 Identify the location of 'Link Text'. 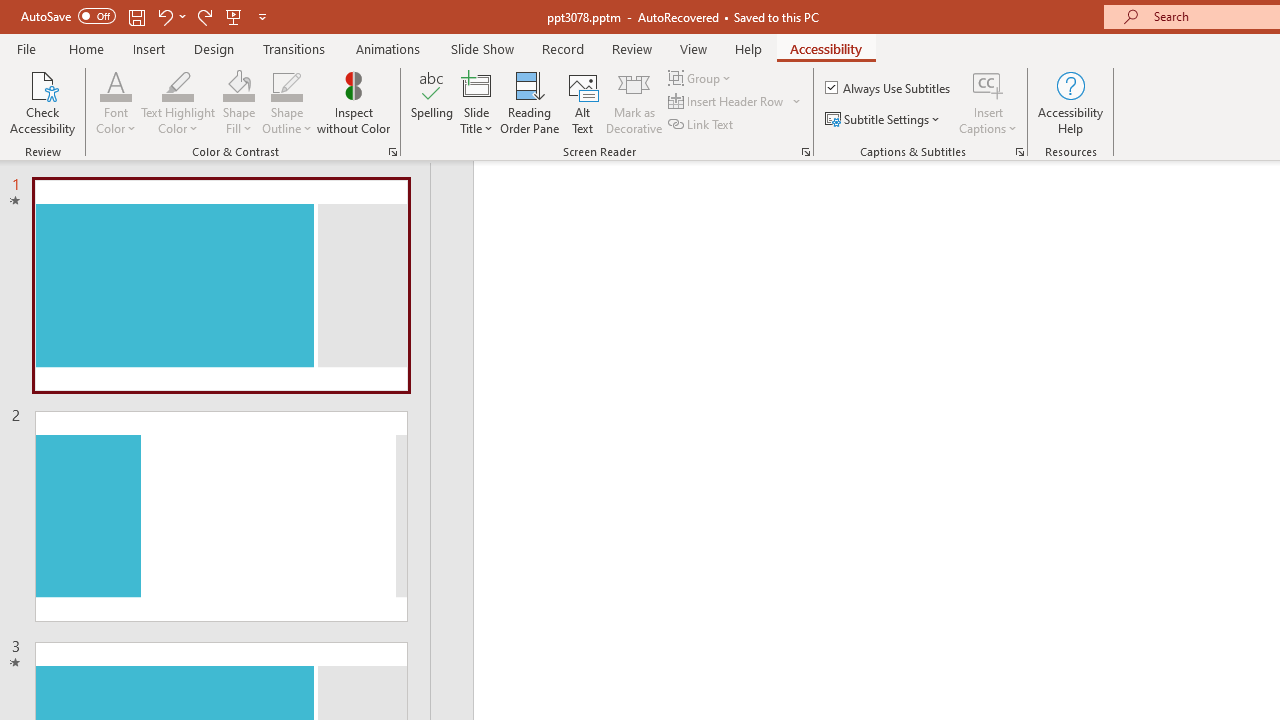
(702, 124).